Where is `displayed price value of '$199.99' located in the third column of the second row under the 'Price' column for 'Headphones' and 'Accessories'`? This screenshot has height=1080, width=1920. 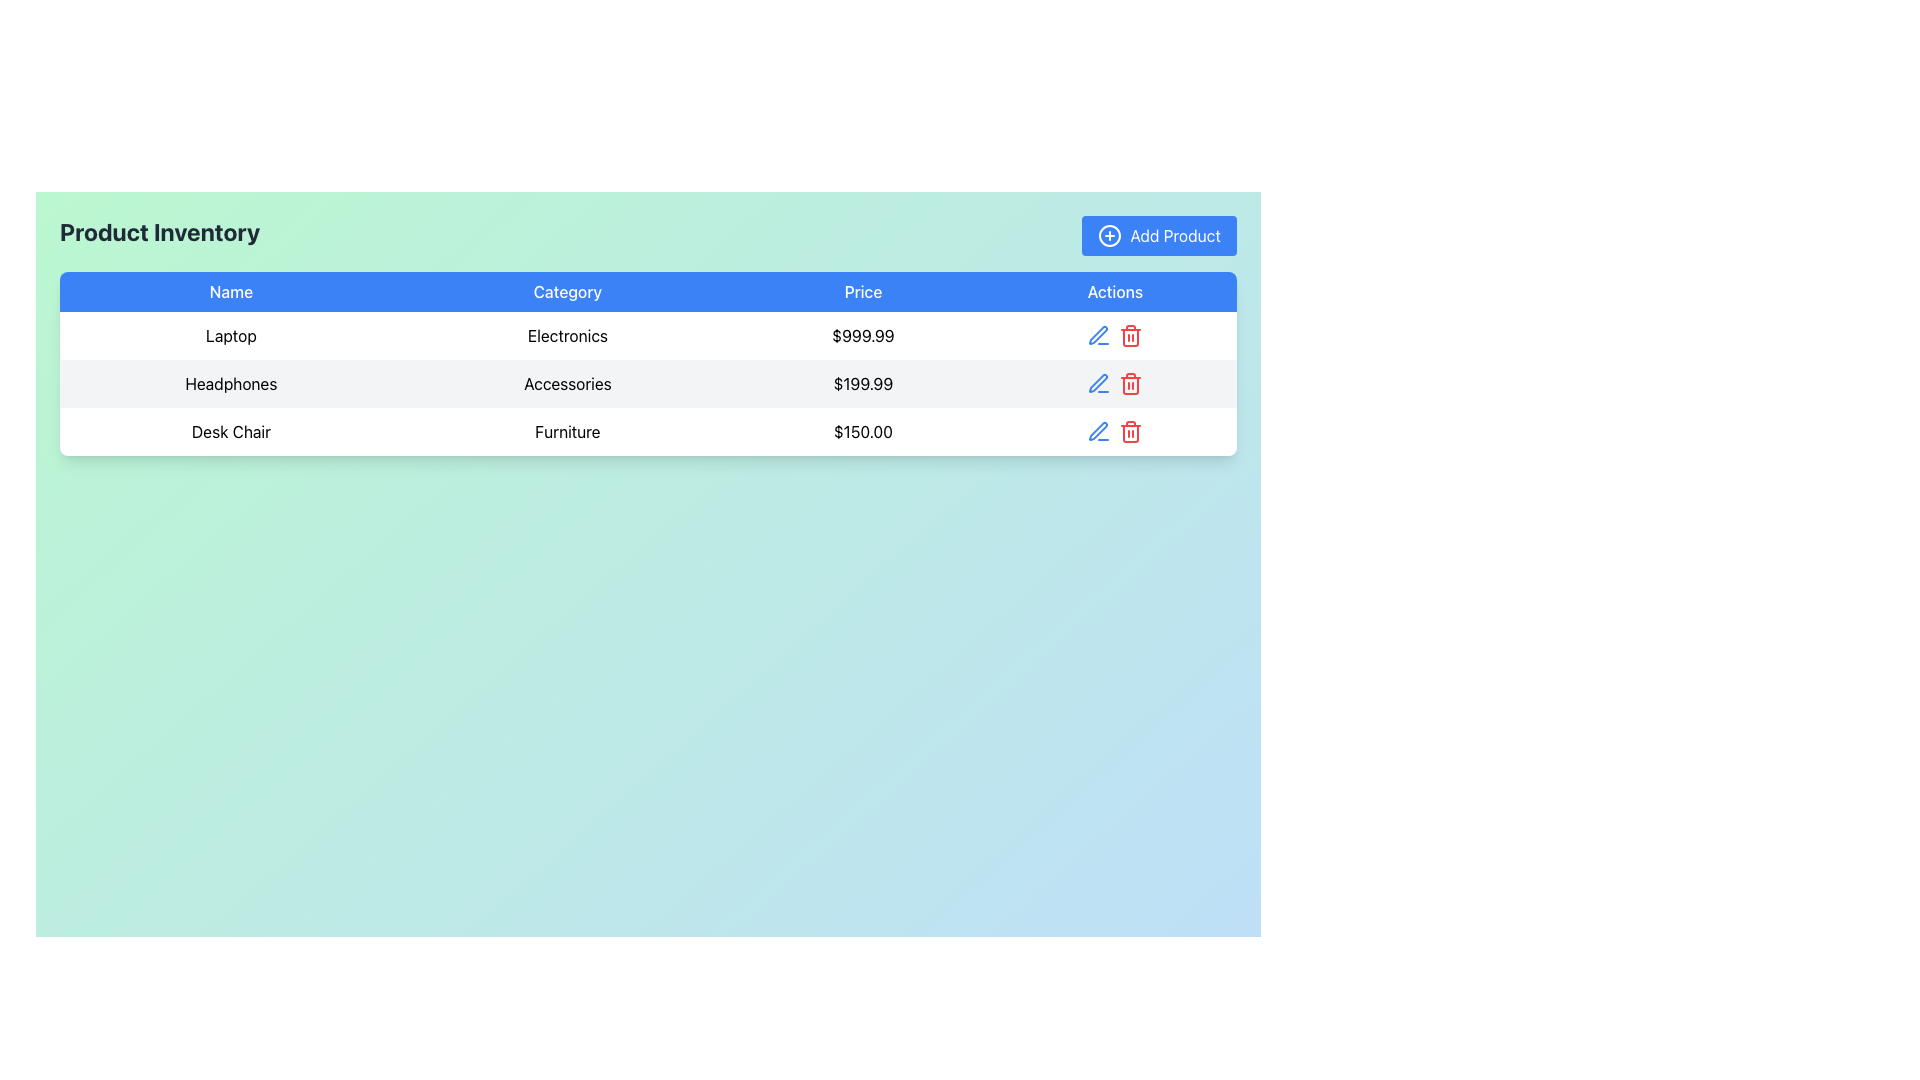
displayed price value of '$199.99' located in the third column of the second row under the 'Price' column for 'Headphones' and 'Accessories' is located at coordinates (863, 384).